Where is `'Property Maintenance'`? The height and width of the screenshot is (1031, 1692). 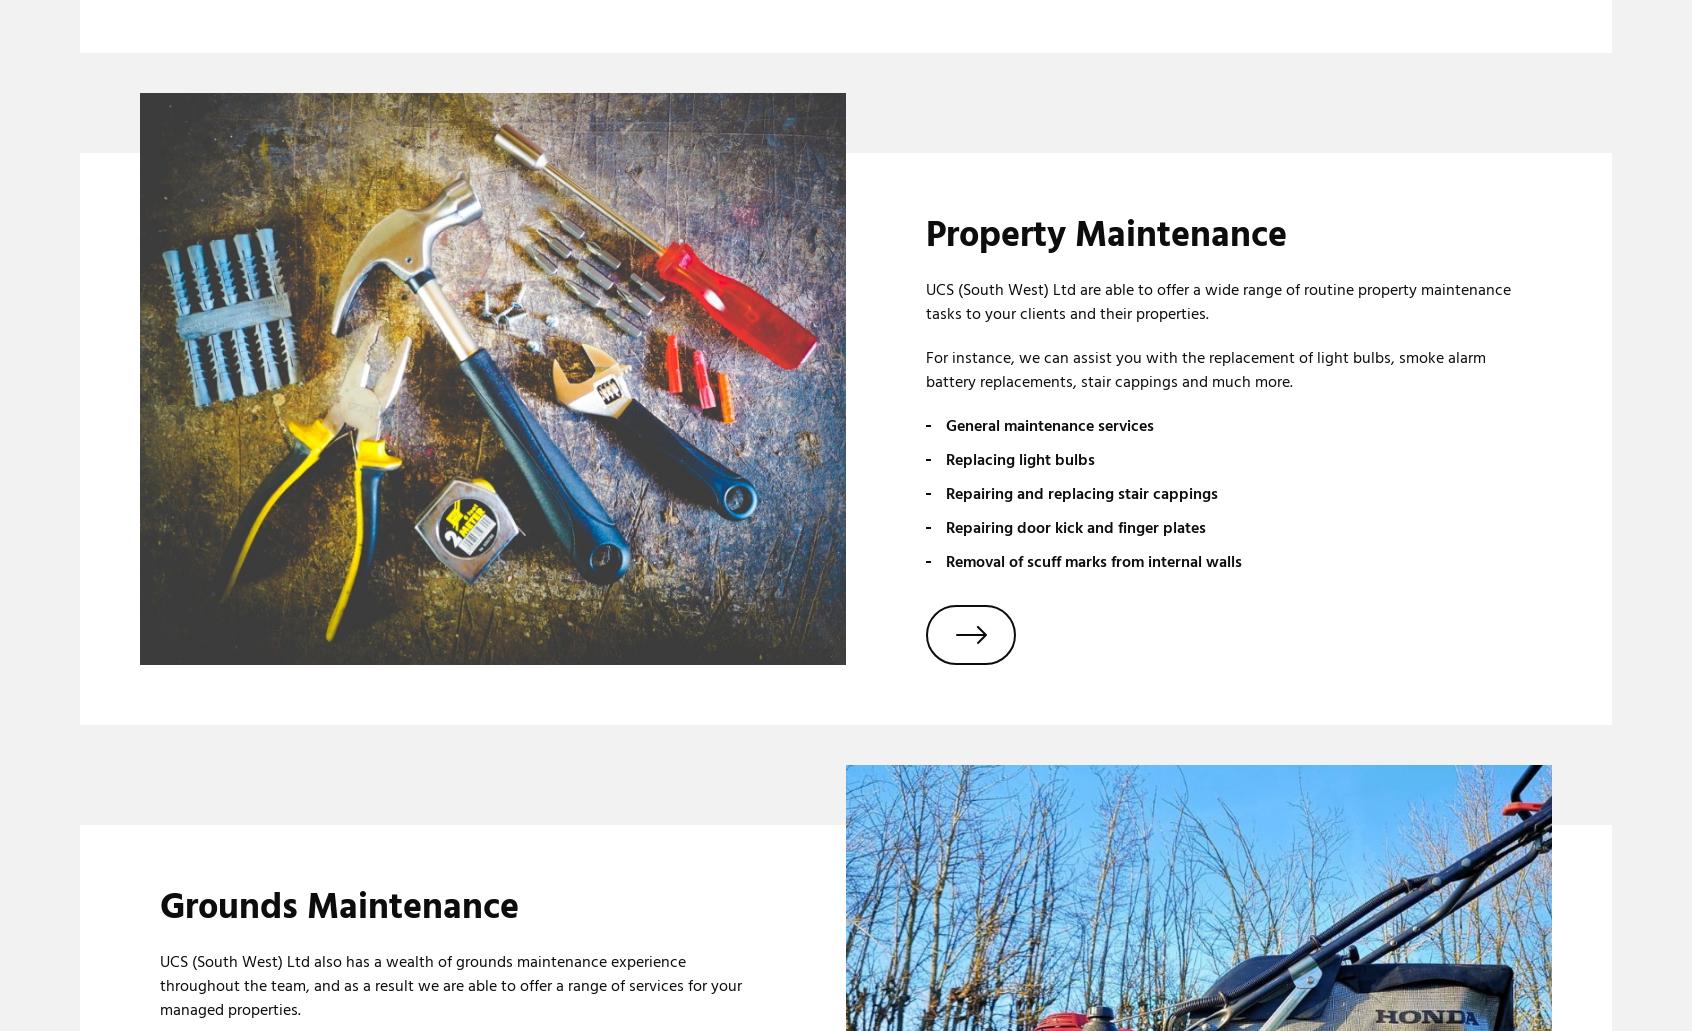
'Property Maintenance' is located at coordinates (1106, 234).